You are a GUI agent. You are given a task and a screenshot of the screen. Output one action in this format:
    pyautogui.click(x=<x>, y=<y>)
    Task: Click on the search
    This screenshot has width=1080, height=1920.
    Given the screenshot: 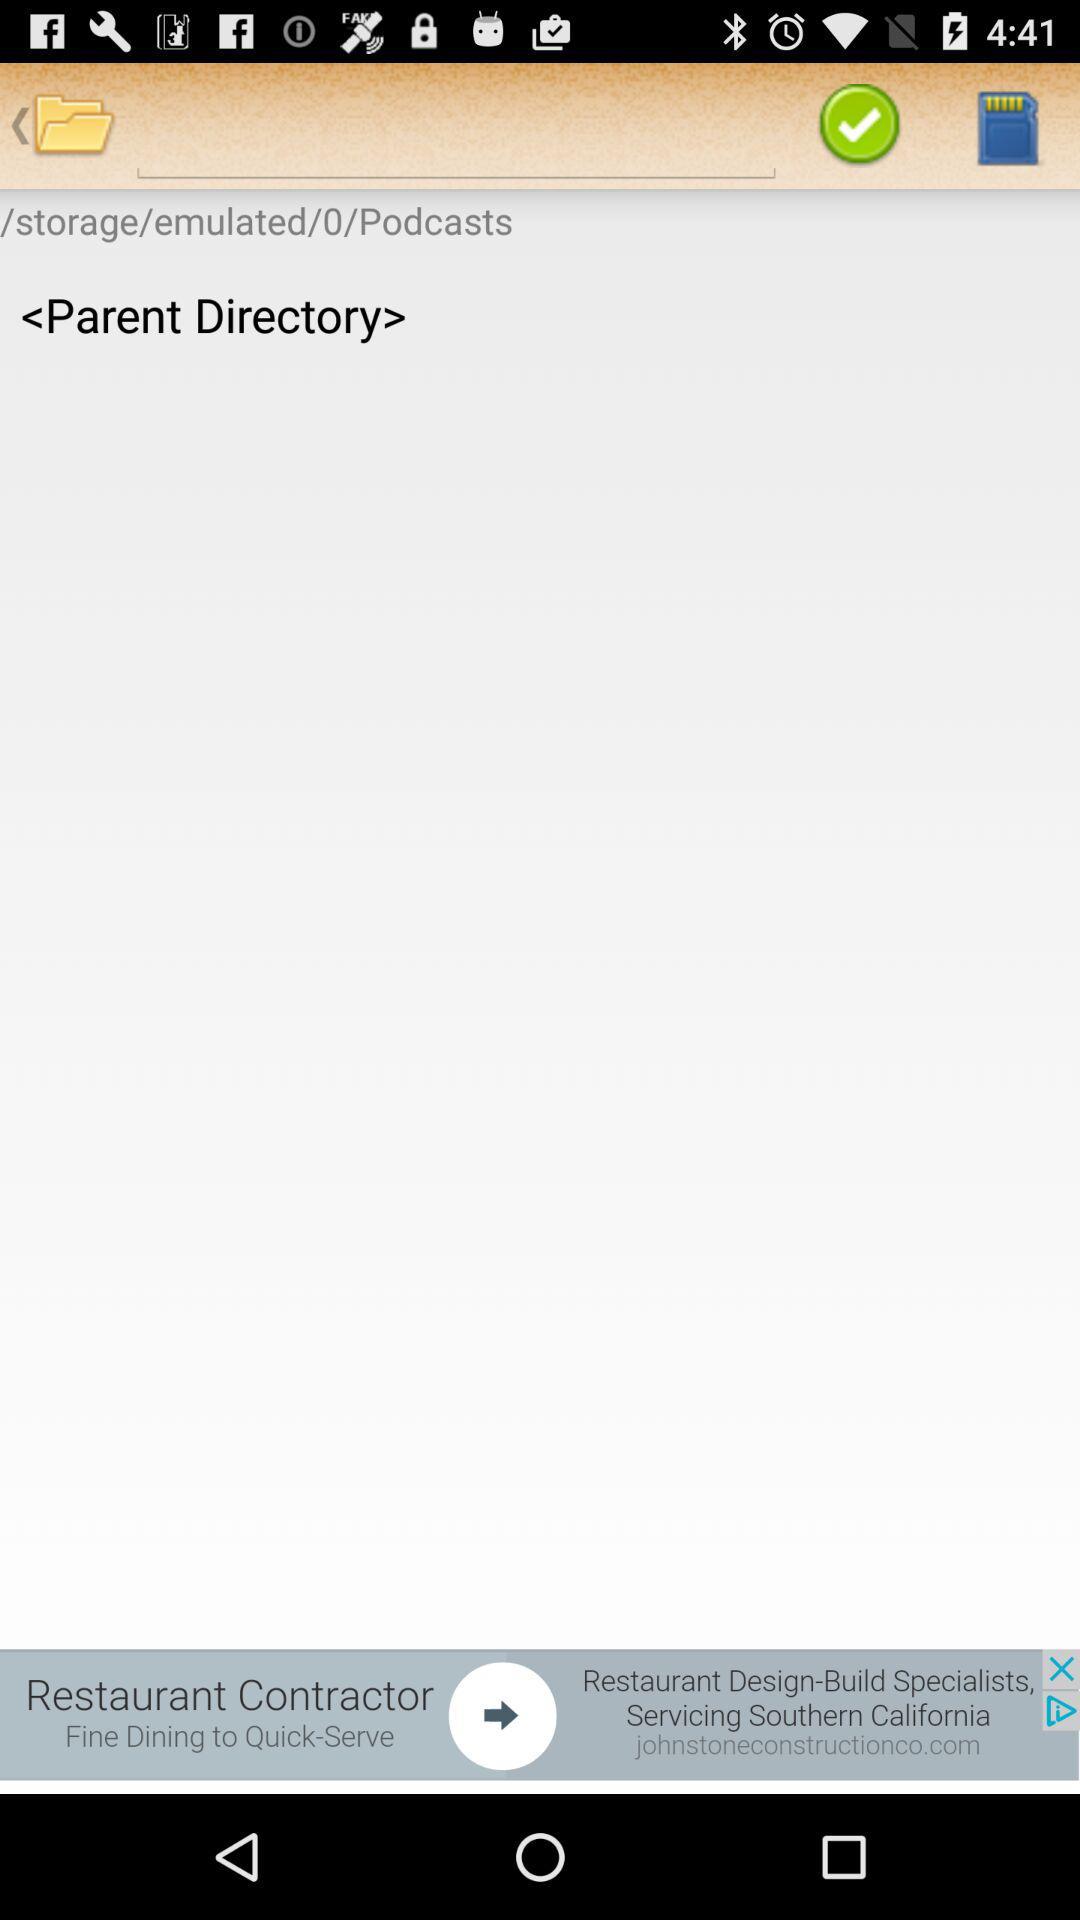 What is the action you would take?
    pyautogui.click(x=456, y=124)
    